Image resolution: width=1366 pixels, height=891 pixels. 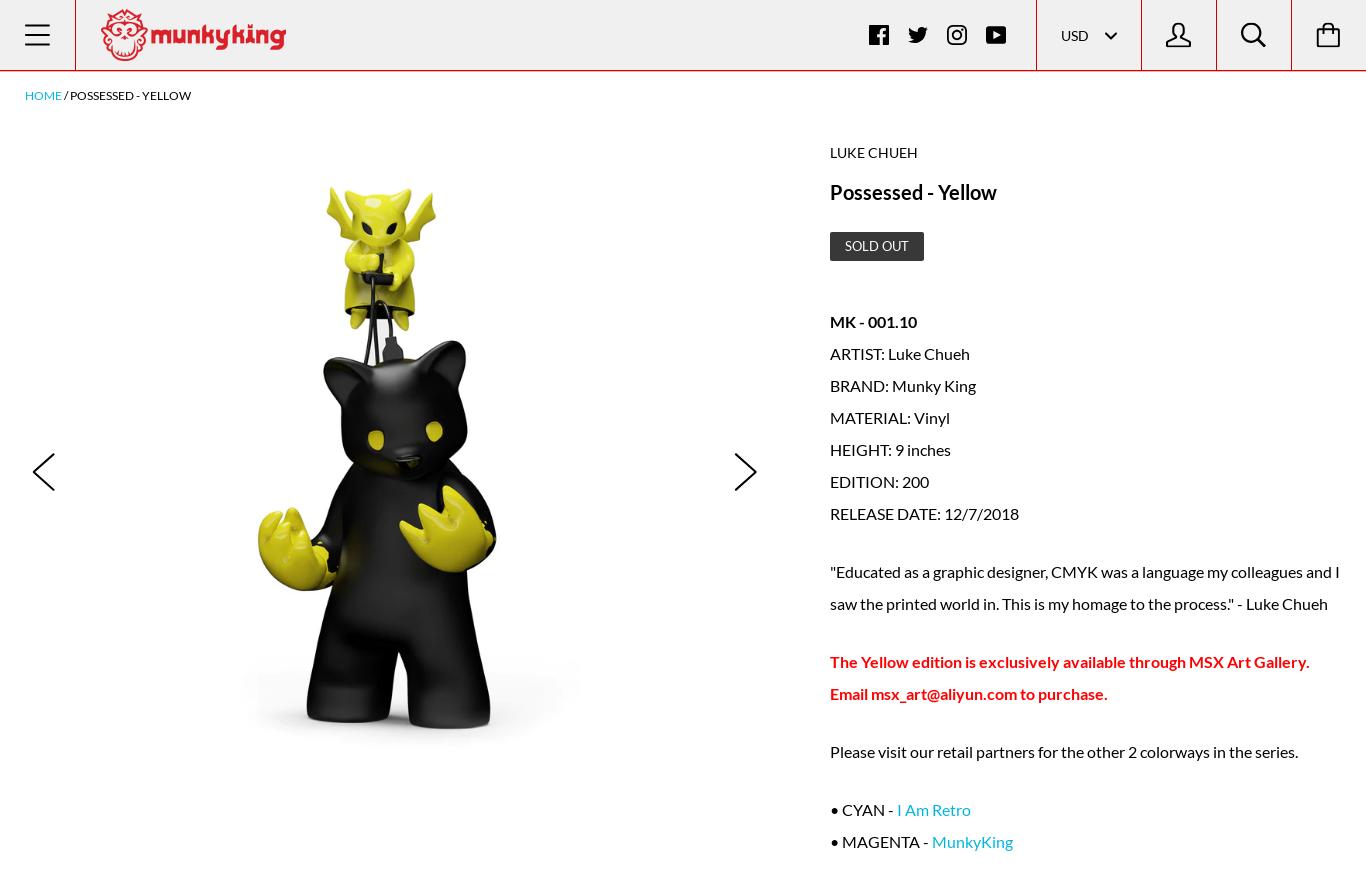 What do you see at coordinates (860, 447) in the screenshot?
I see `'HEIGHT:'` at bounding box center [860, 447].